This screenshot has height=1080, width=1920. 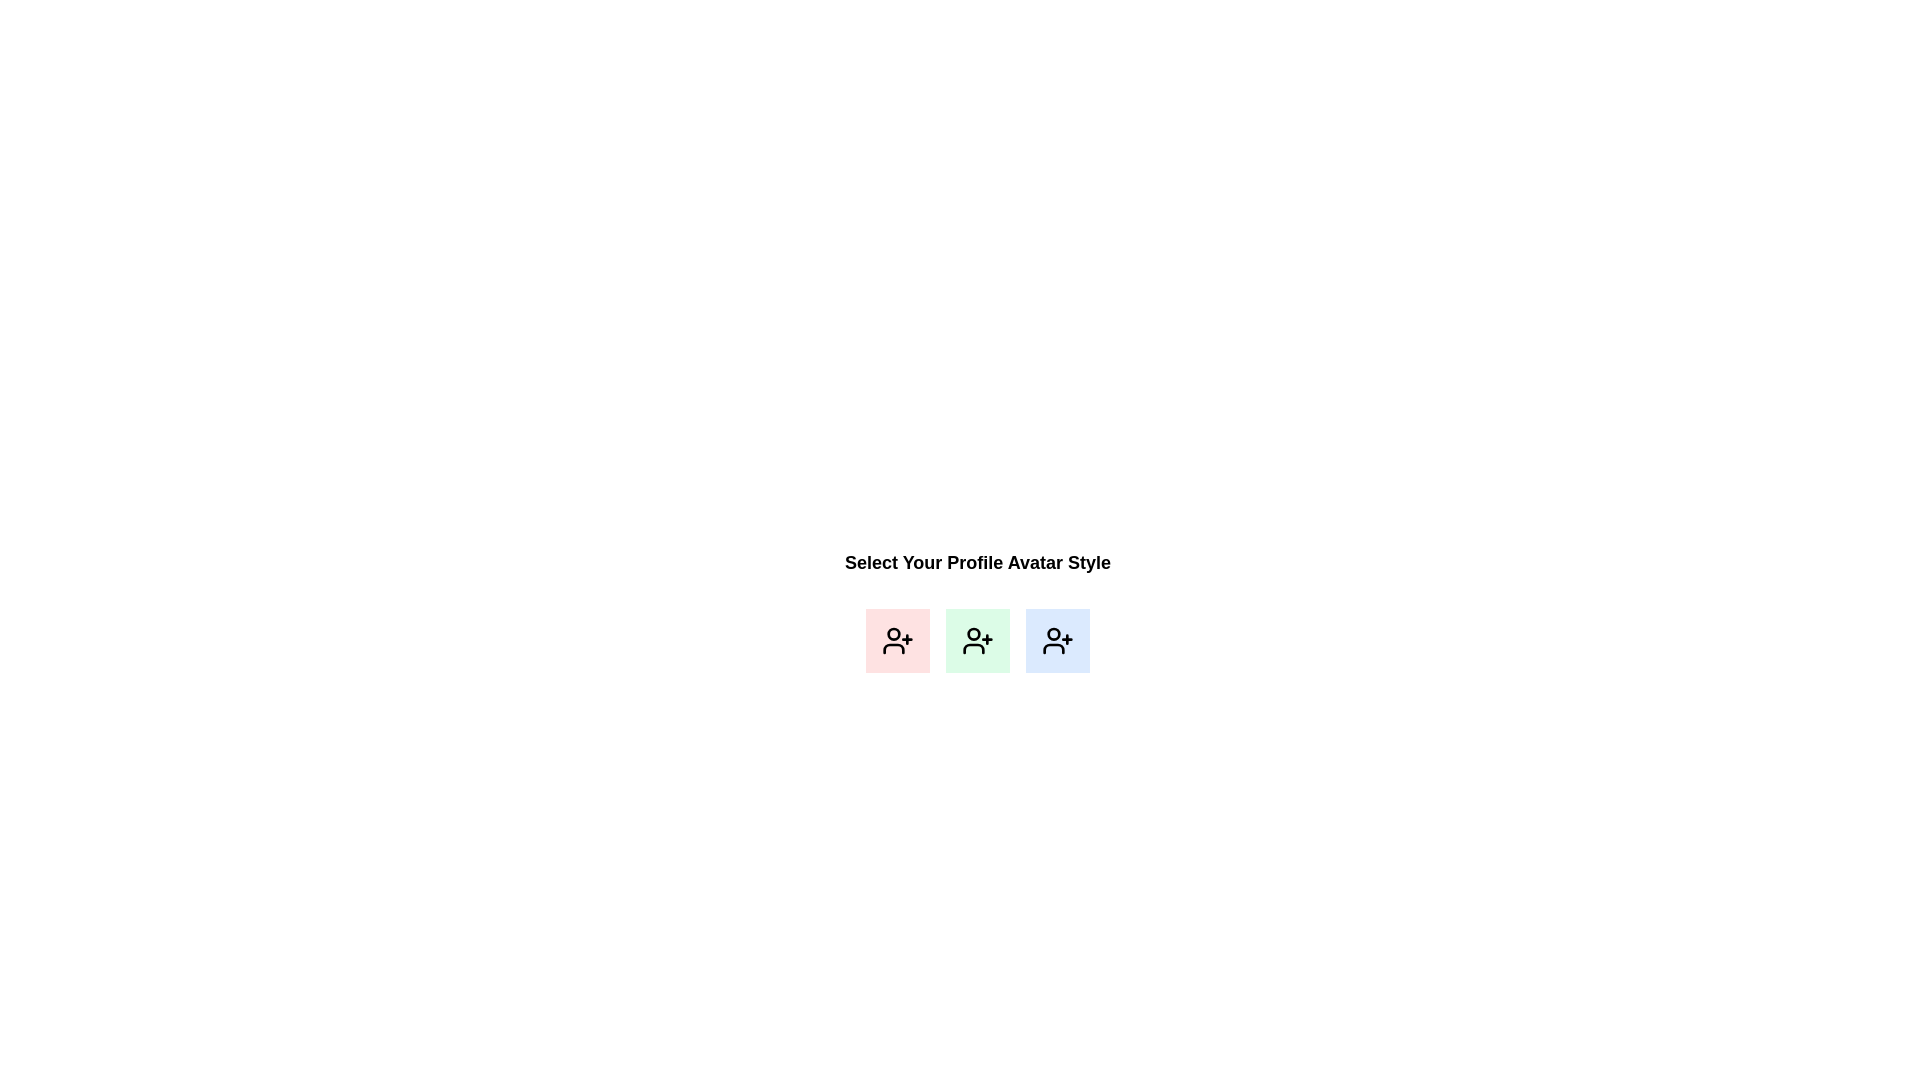 I want to click on the small circular shape located in the upper-left area of the leftmost profile icon among three icons, so click(x=892, y=633).